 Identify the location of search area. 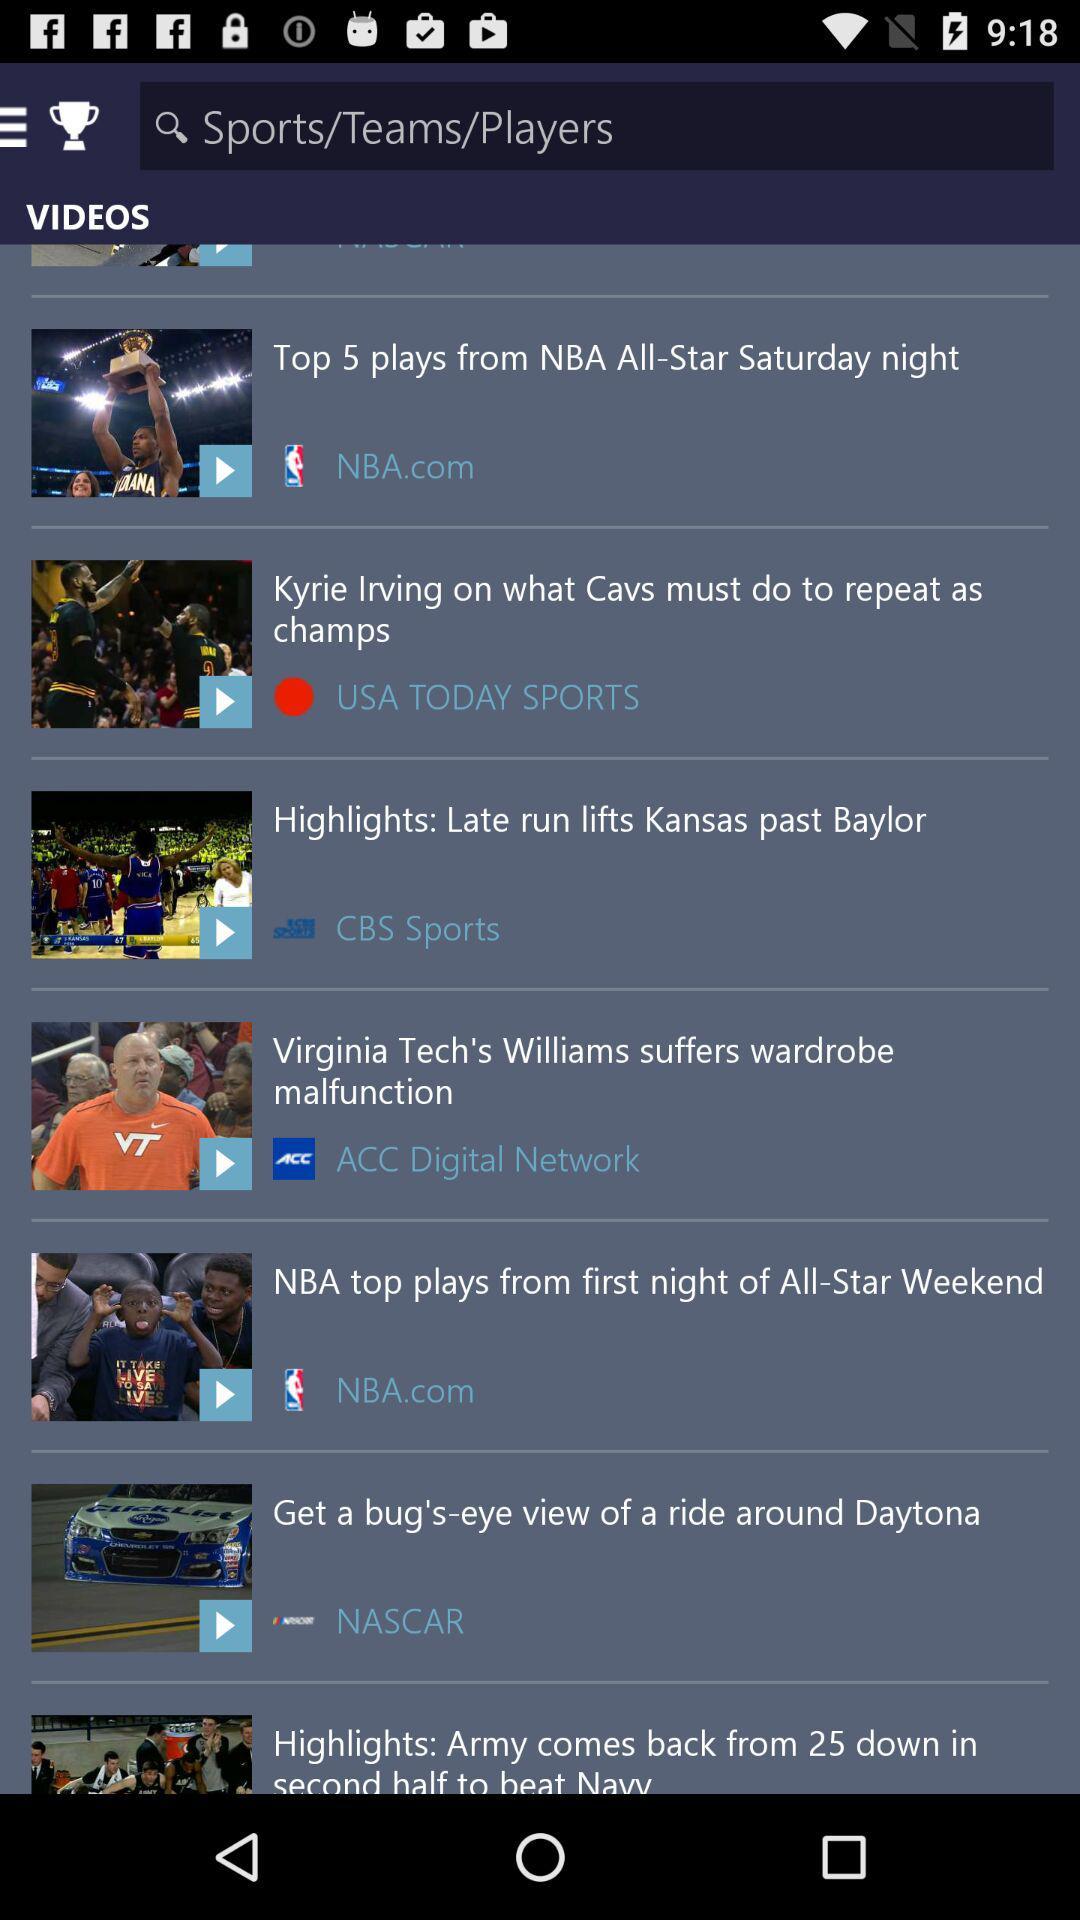
(596, 124).